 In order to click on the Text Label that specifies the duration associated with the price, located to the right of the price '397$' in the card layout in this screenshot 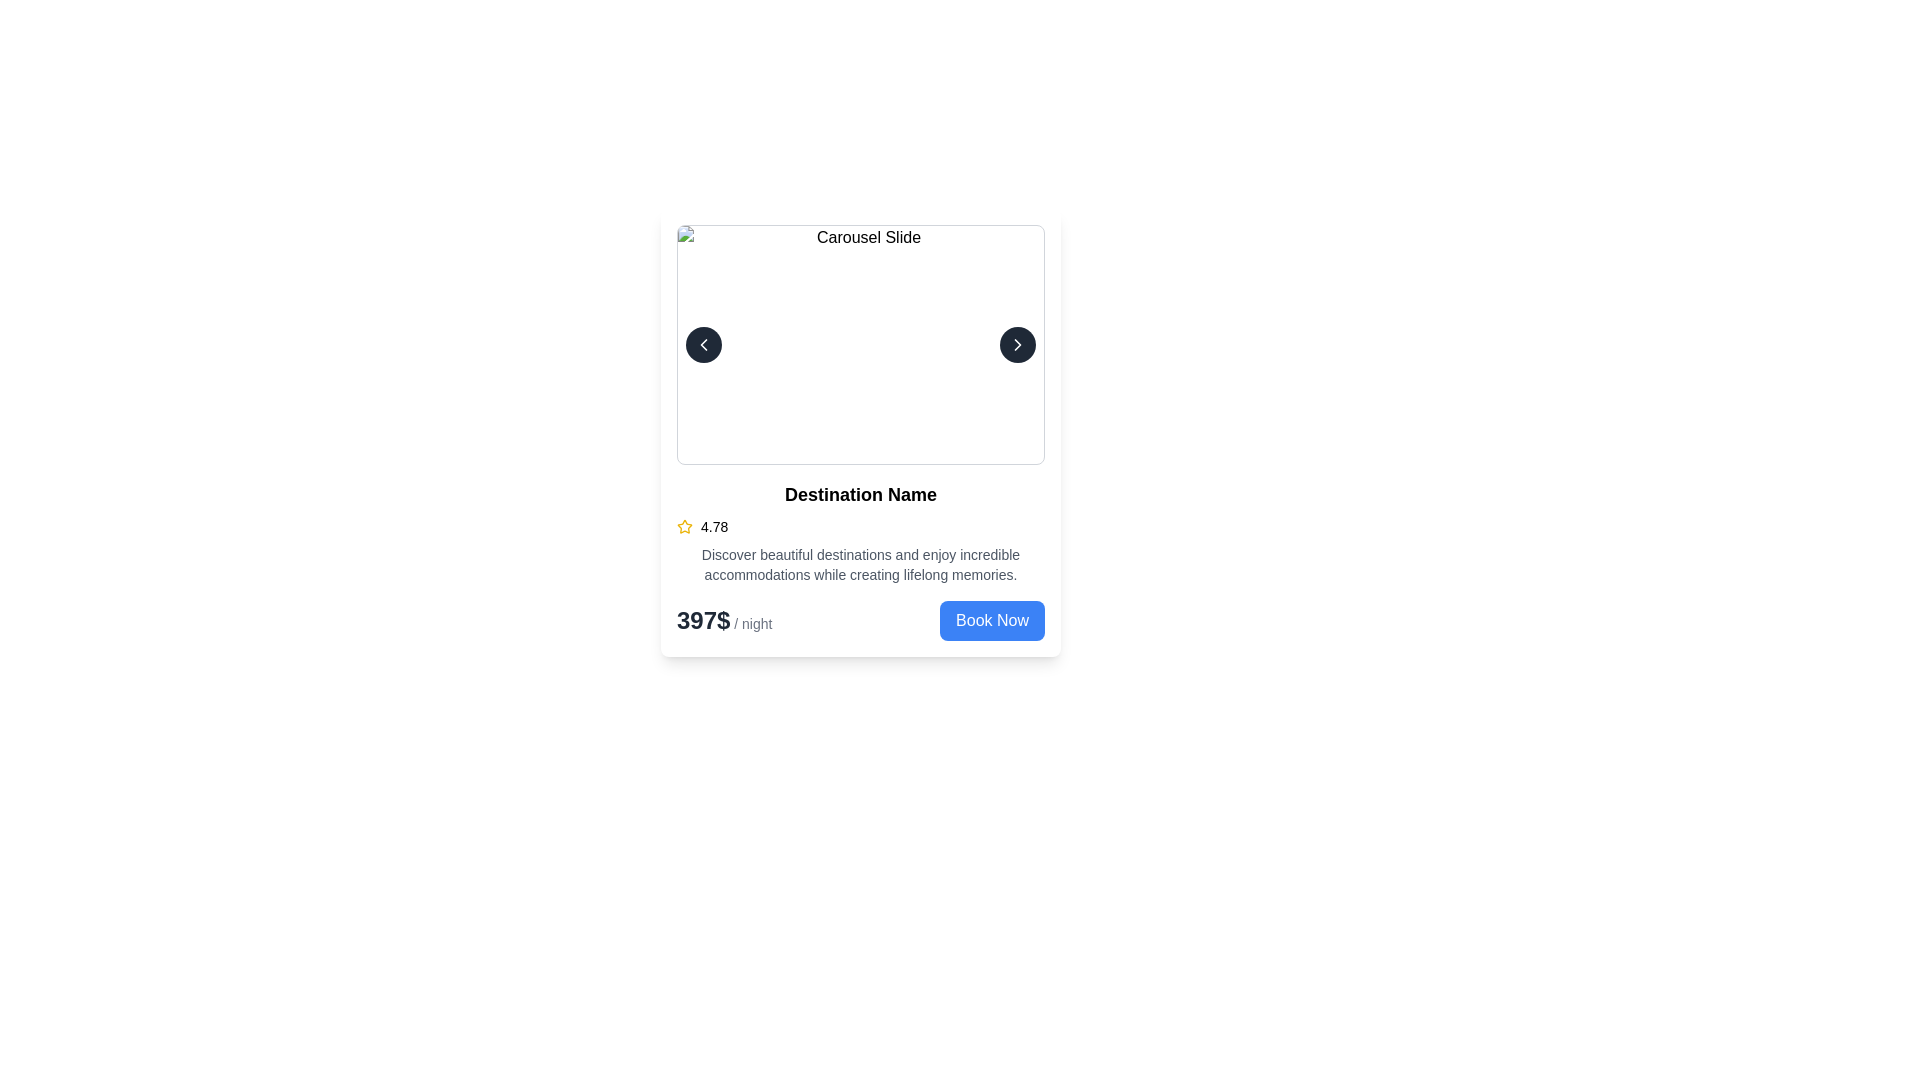, I will do `click(750, 623)`.